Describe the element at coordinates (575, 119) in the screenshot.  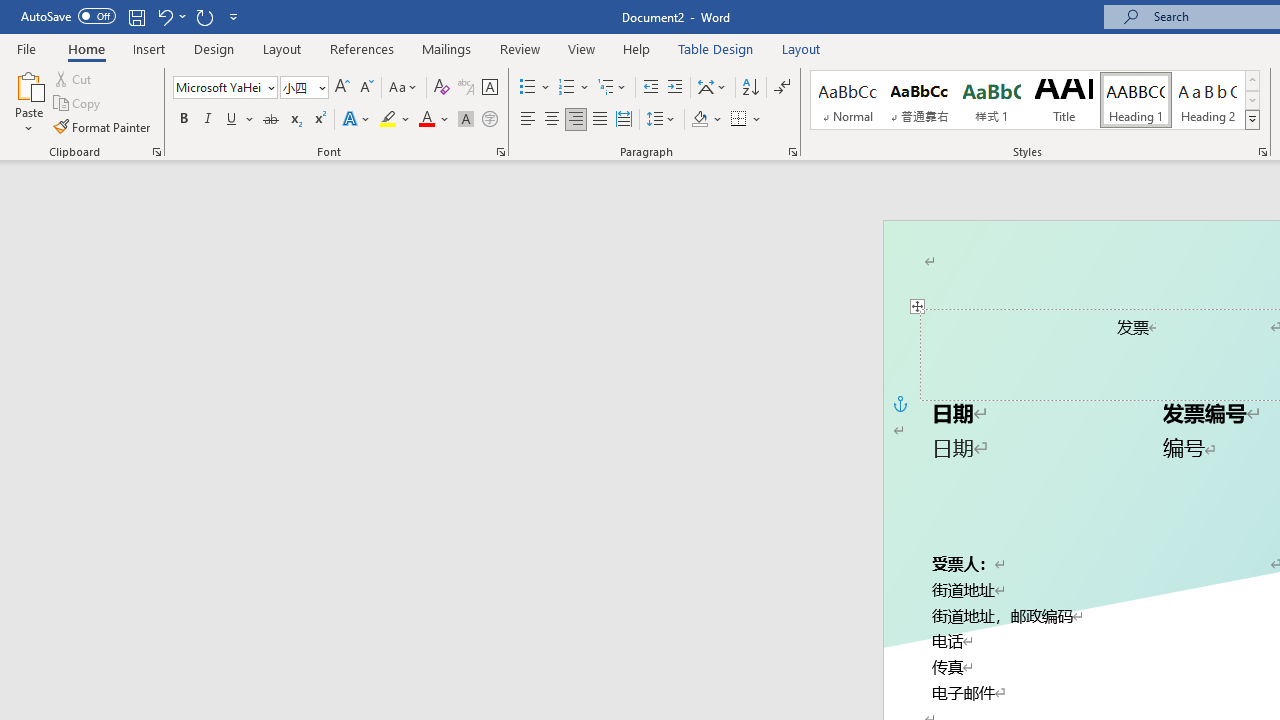
I see `'Align Right'` at that location.